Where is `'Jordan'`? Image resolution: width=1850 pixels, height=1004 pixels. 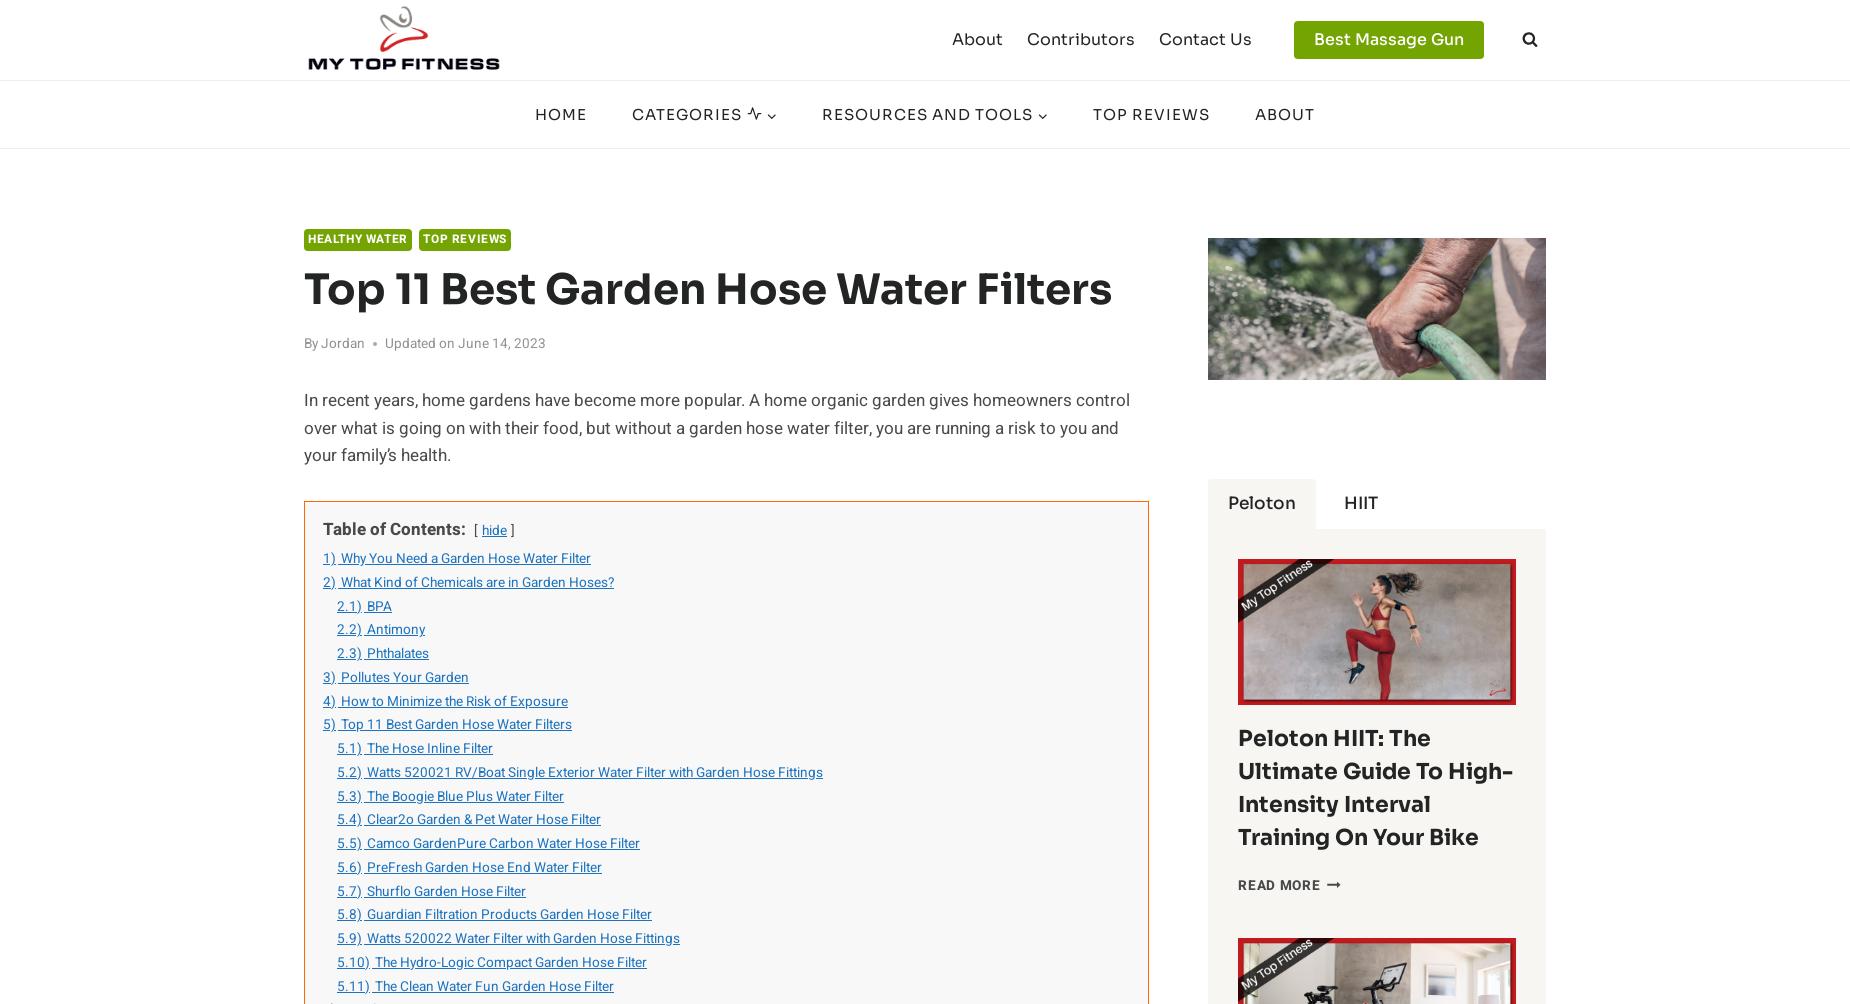
'Jordan' is located at coordinates (341, 342).